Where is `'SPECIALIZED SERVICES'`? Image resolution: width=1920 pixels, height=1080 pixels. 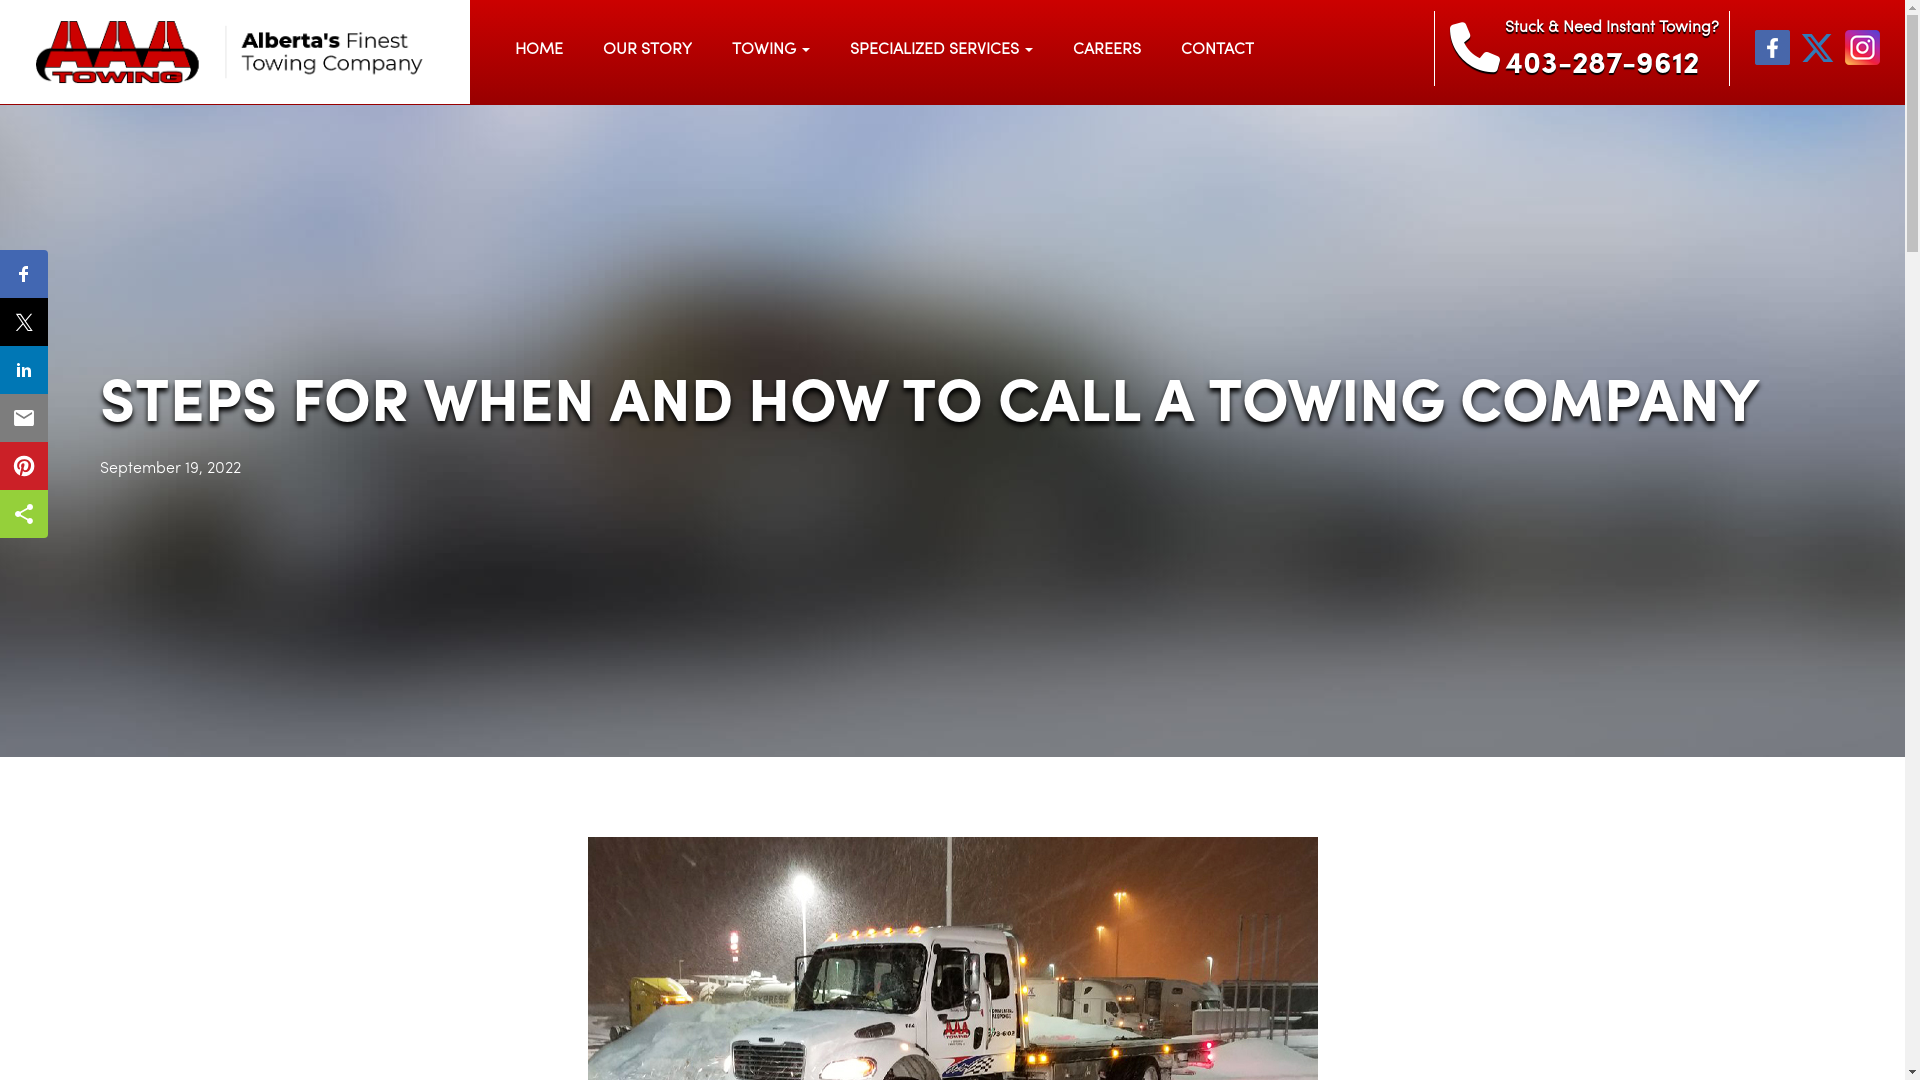 'SPECIALIZED SERVICES' is located at coordinates (849, 49).